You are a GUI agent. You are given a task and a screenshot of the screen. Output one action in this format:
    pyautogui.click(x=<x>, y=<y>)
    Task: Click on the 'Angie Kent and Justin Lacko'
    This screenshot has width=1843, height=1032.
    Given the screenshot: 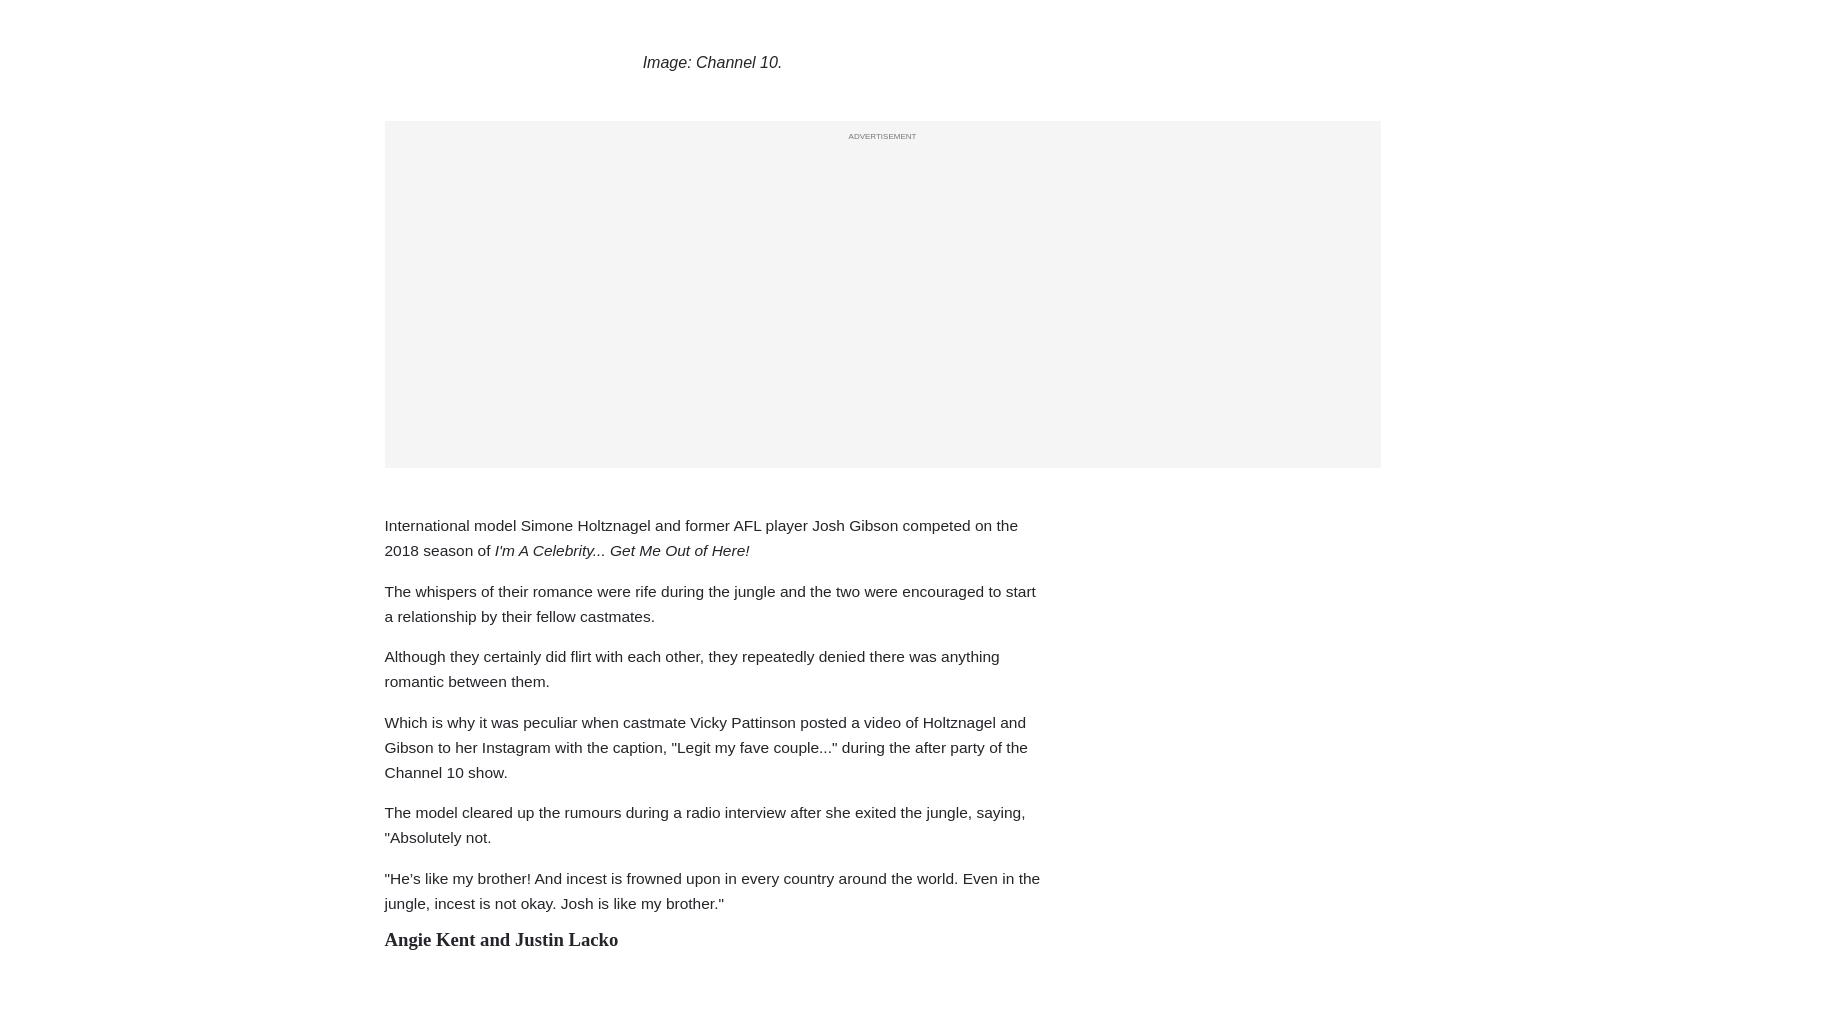 What is the action you would take?
    pyautogui.click(x=500, y=937)
    